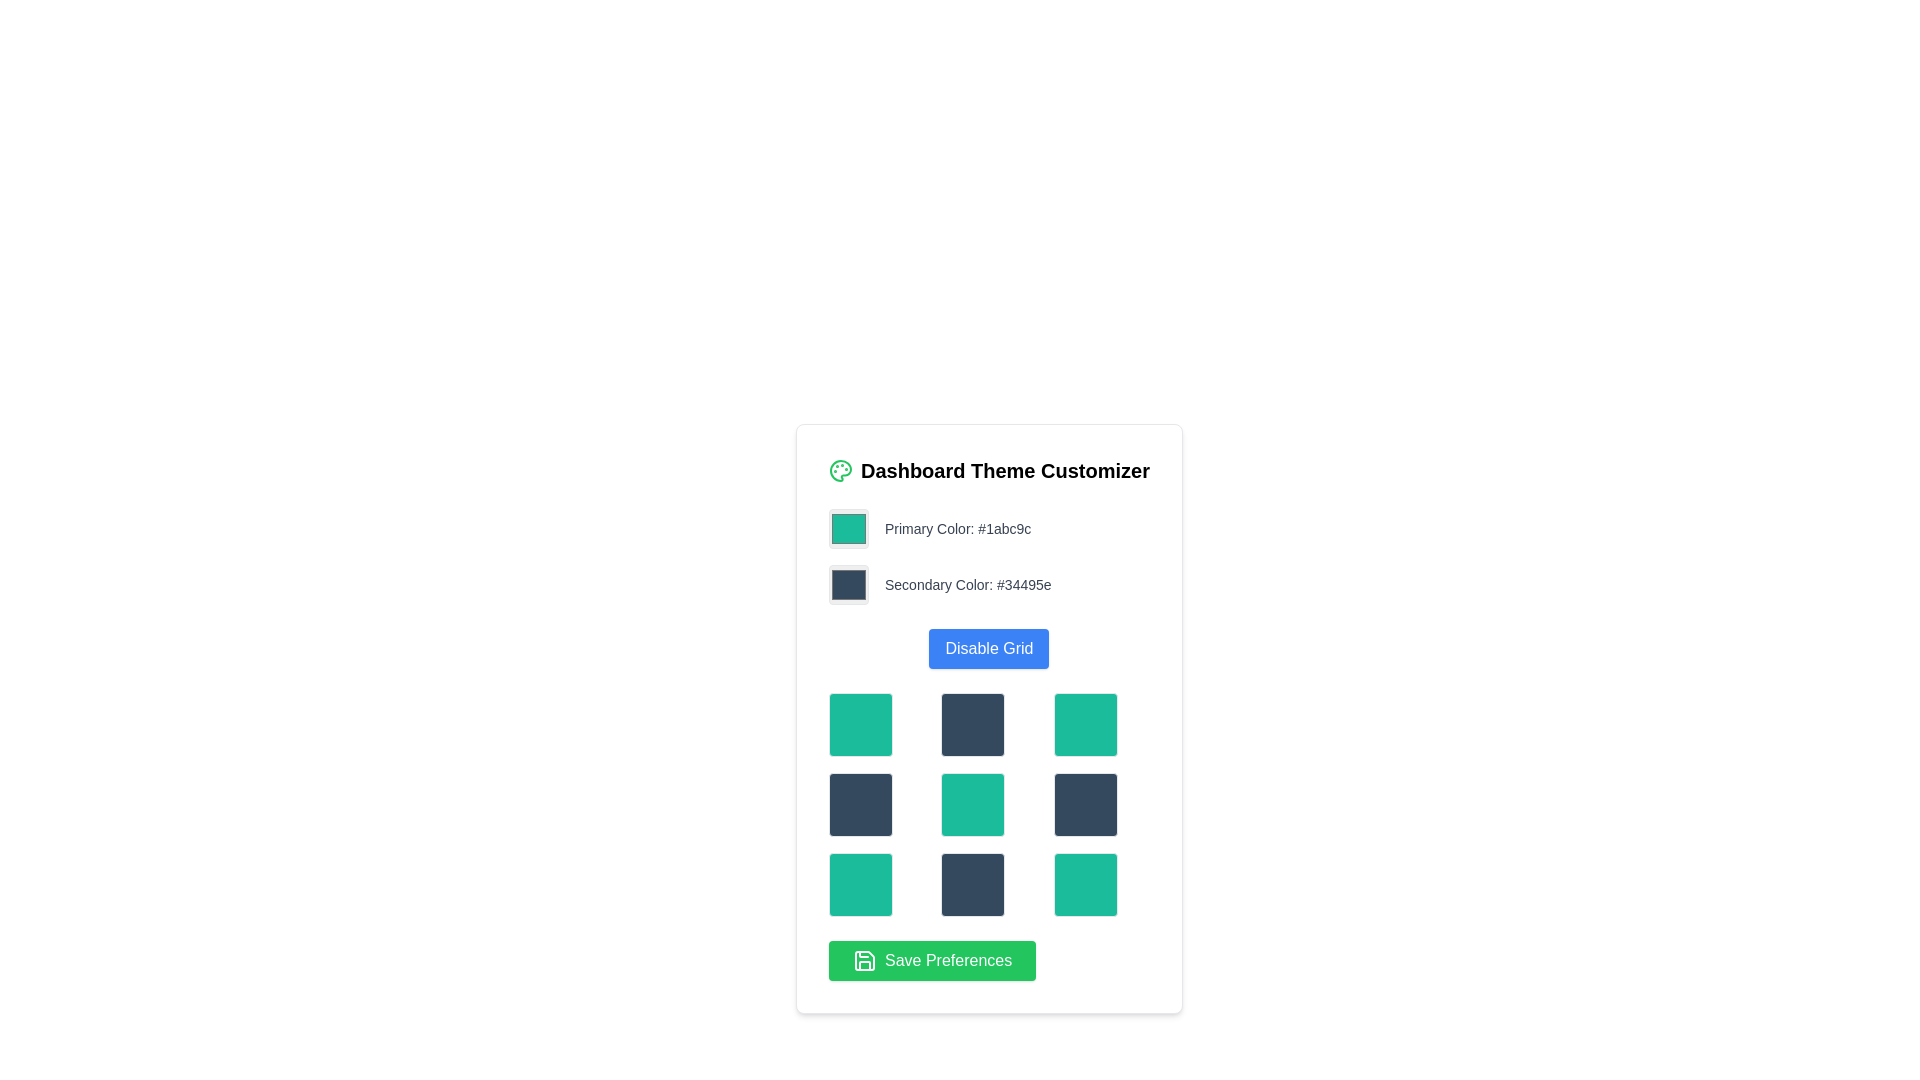 Image resolution: width=1920 pixels, height=1080 pixels. What do you see at coordinates (968, 585) in the screenshot?
I see `text content of the secondary color label displayed next to the color preview box in the Dashboard Theme Customizer` at bounding box center [968, 585].